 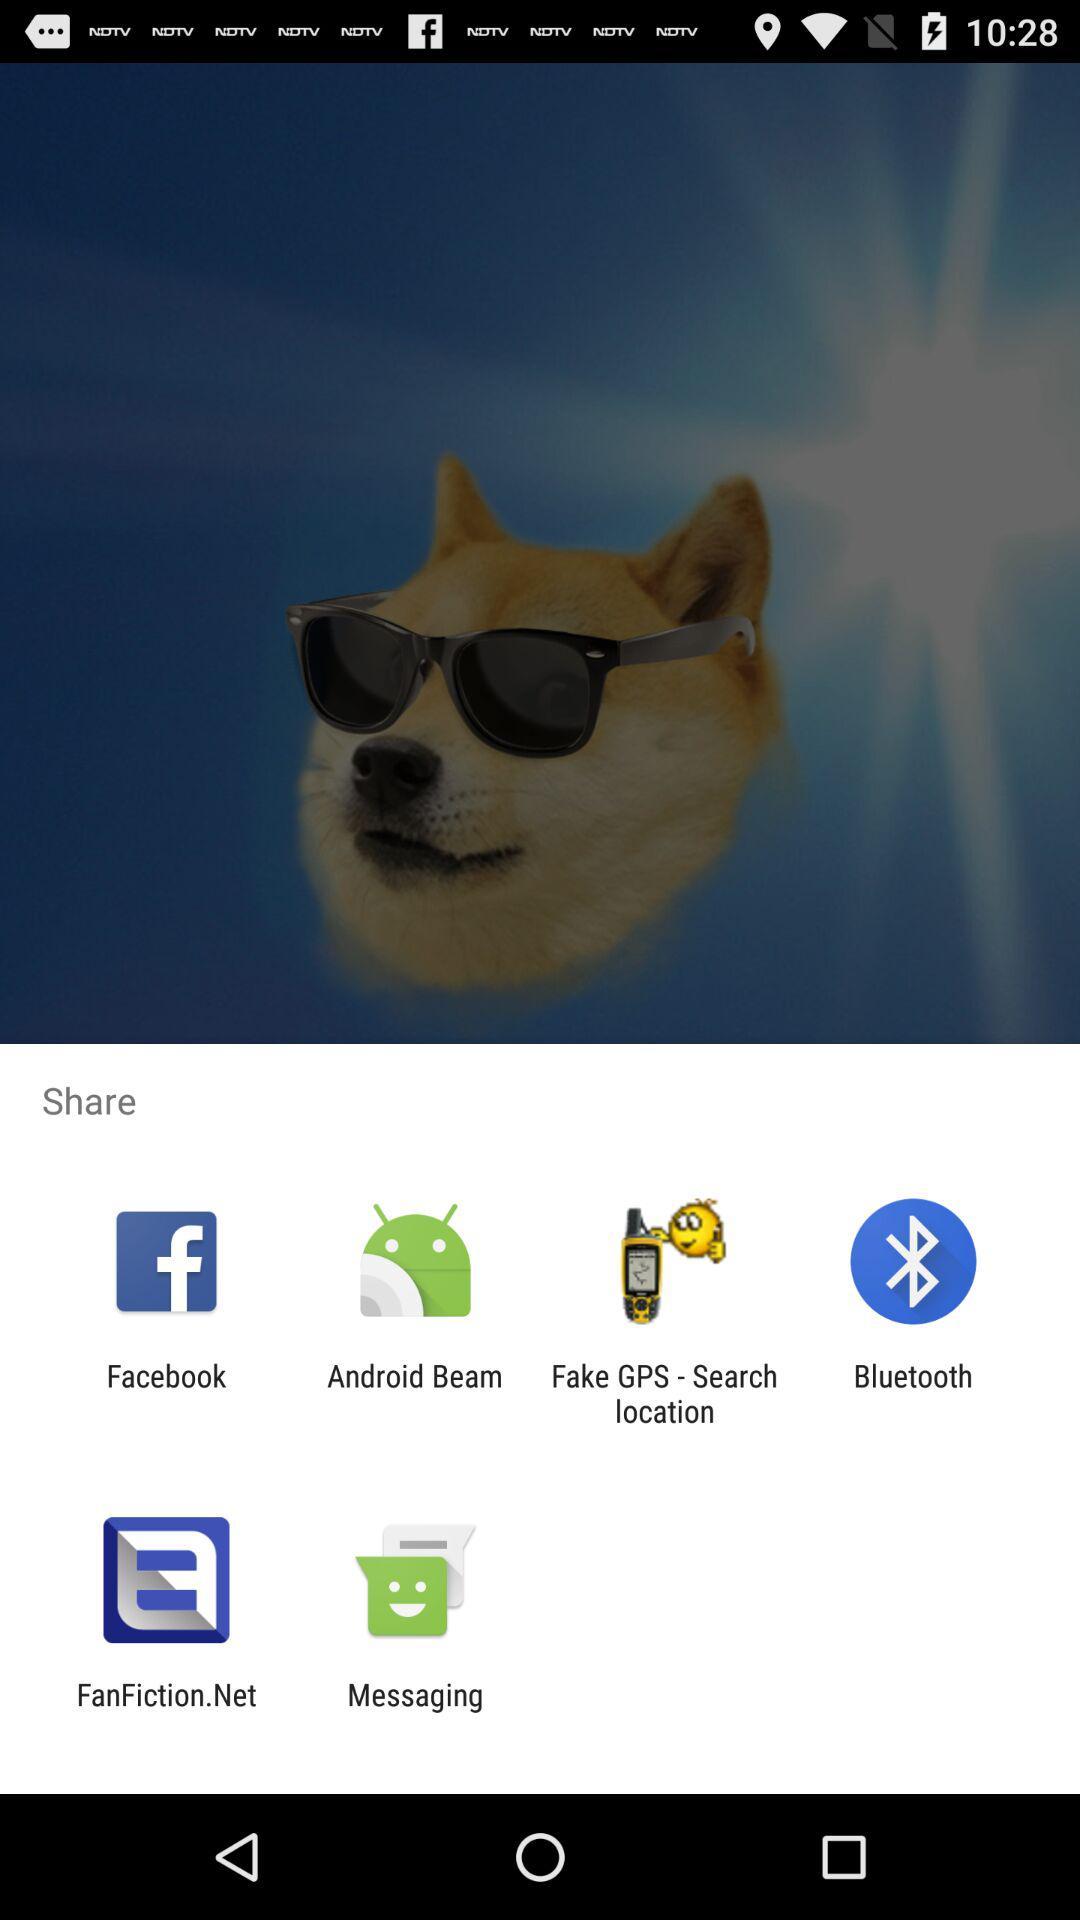 What do you see at coordinates (414, 1711) in the screenshot?
I see `messaging icon` at bounding box center [414, 1711].